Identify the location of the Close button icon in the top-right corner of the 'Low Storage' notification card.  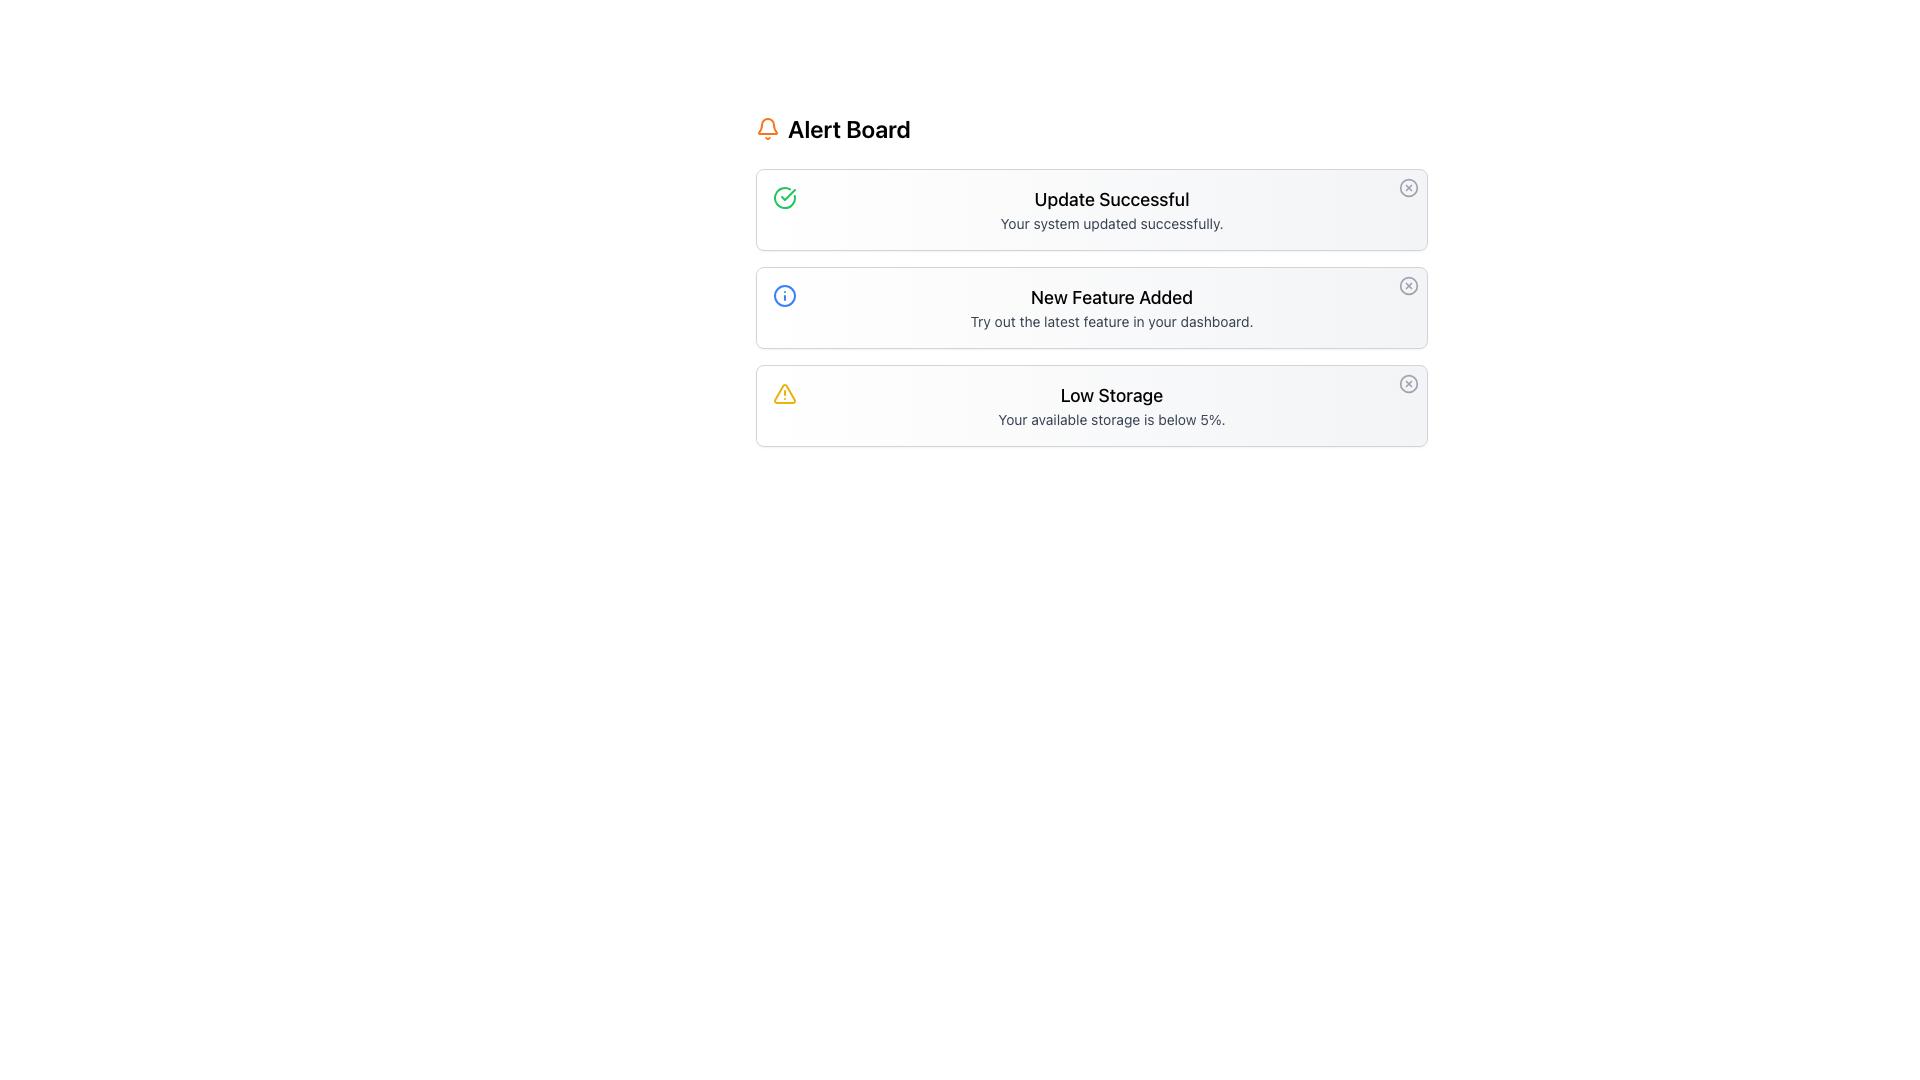
(1408, 384).